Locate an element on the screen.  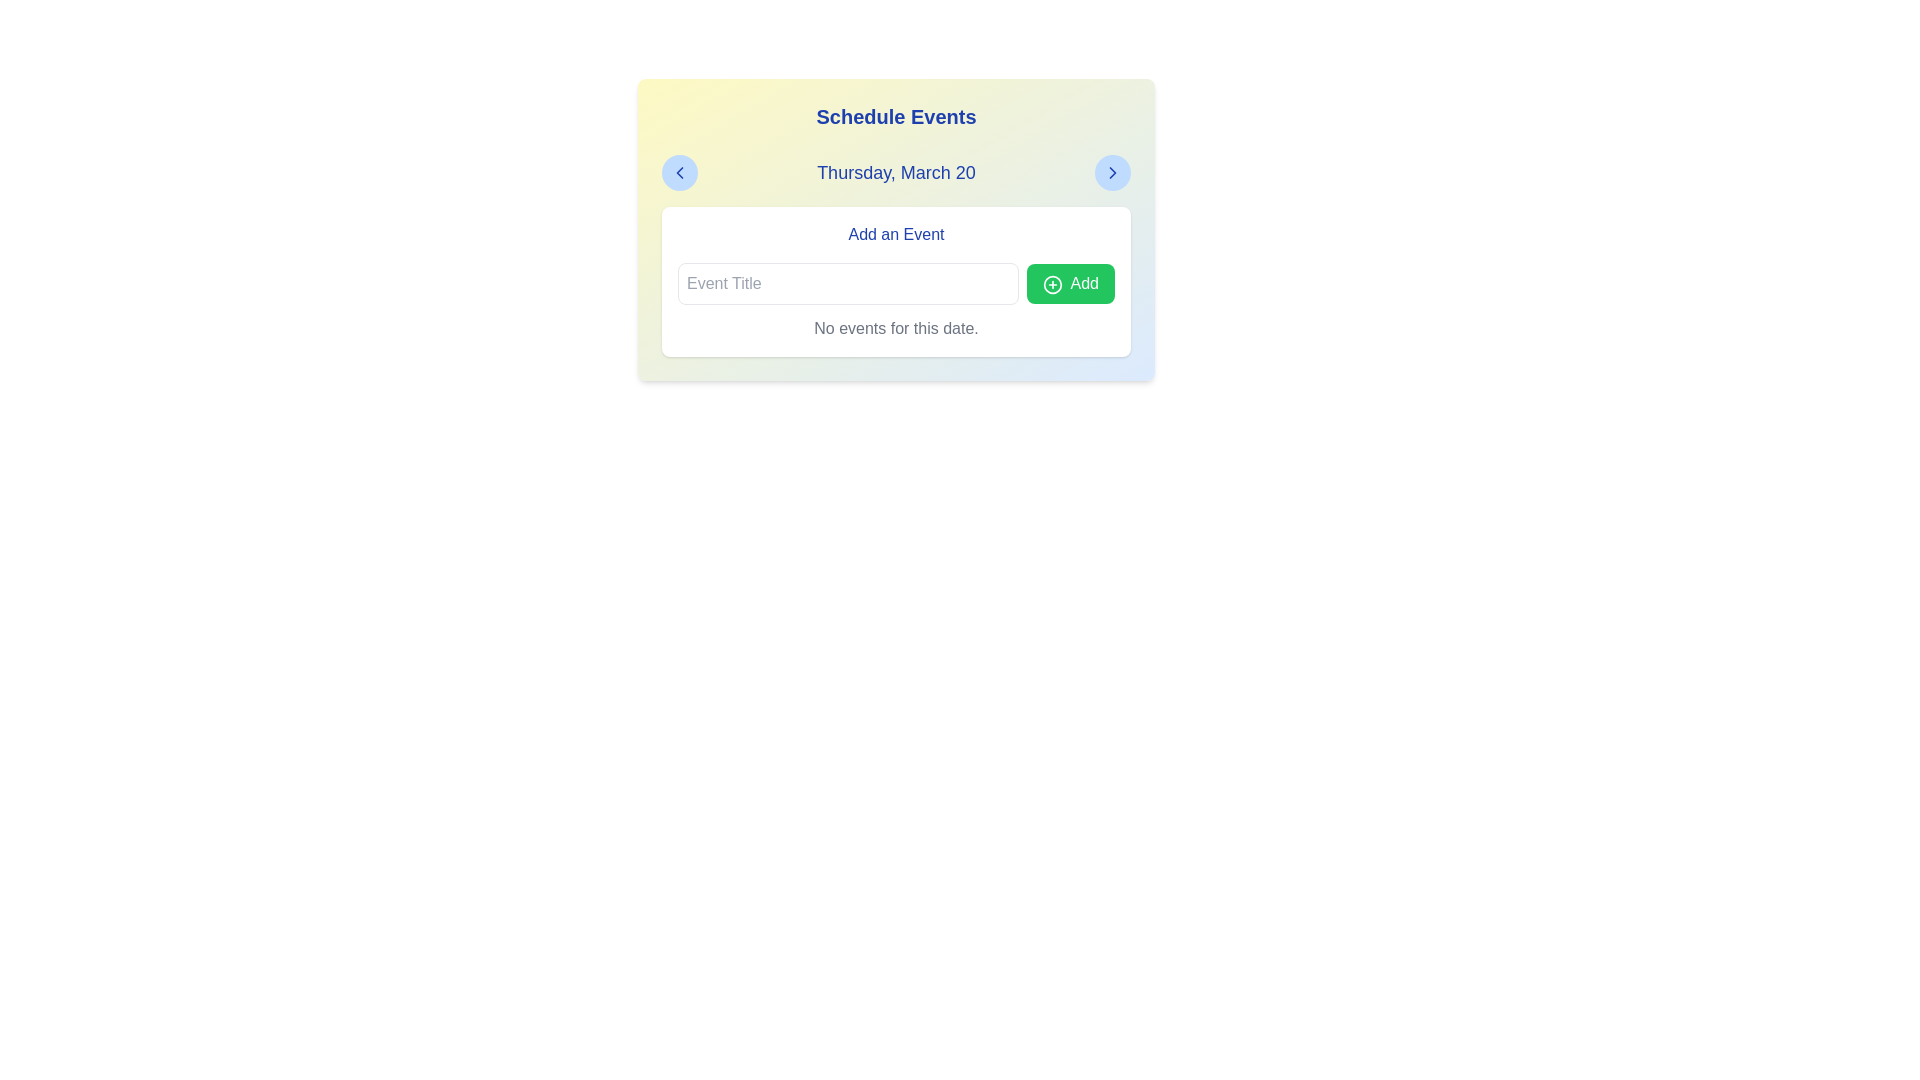
the 'Add' button icon is located at coordinates (1051, 284).